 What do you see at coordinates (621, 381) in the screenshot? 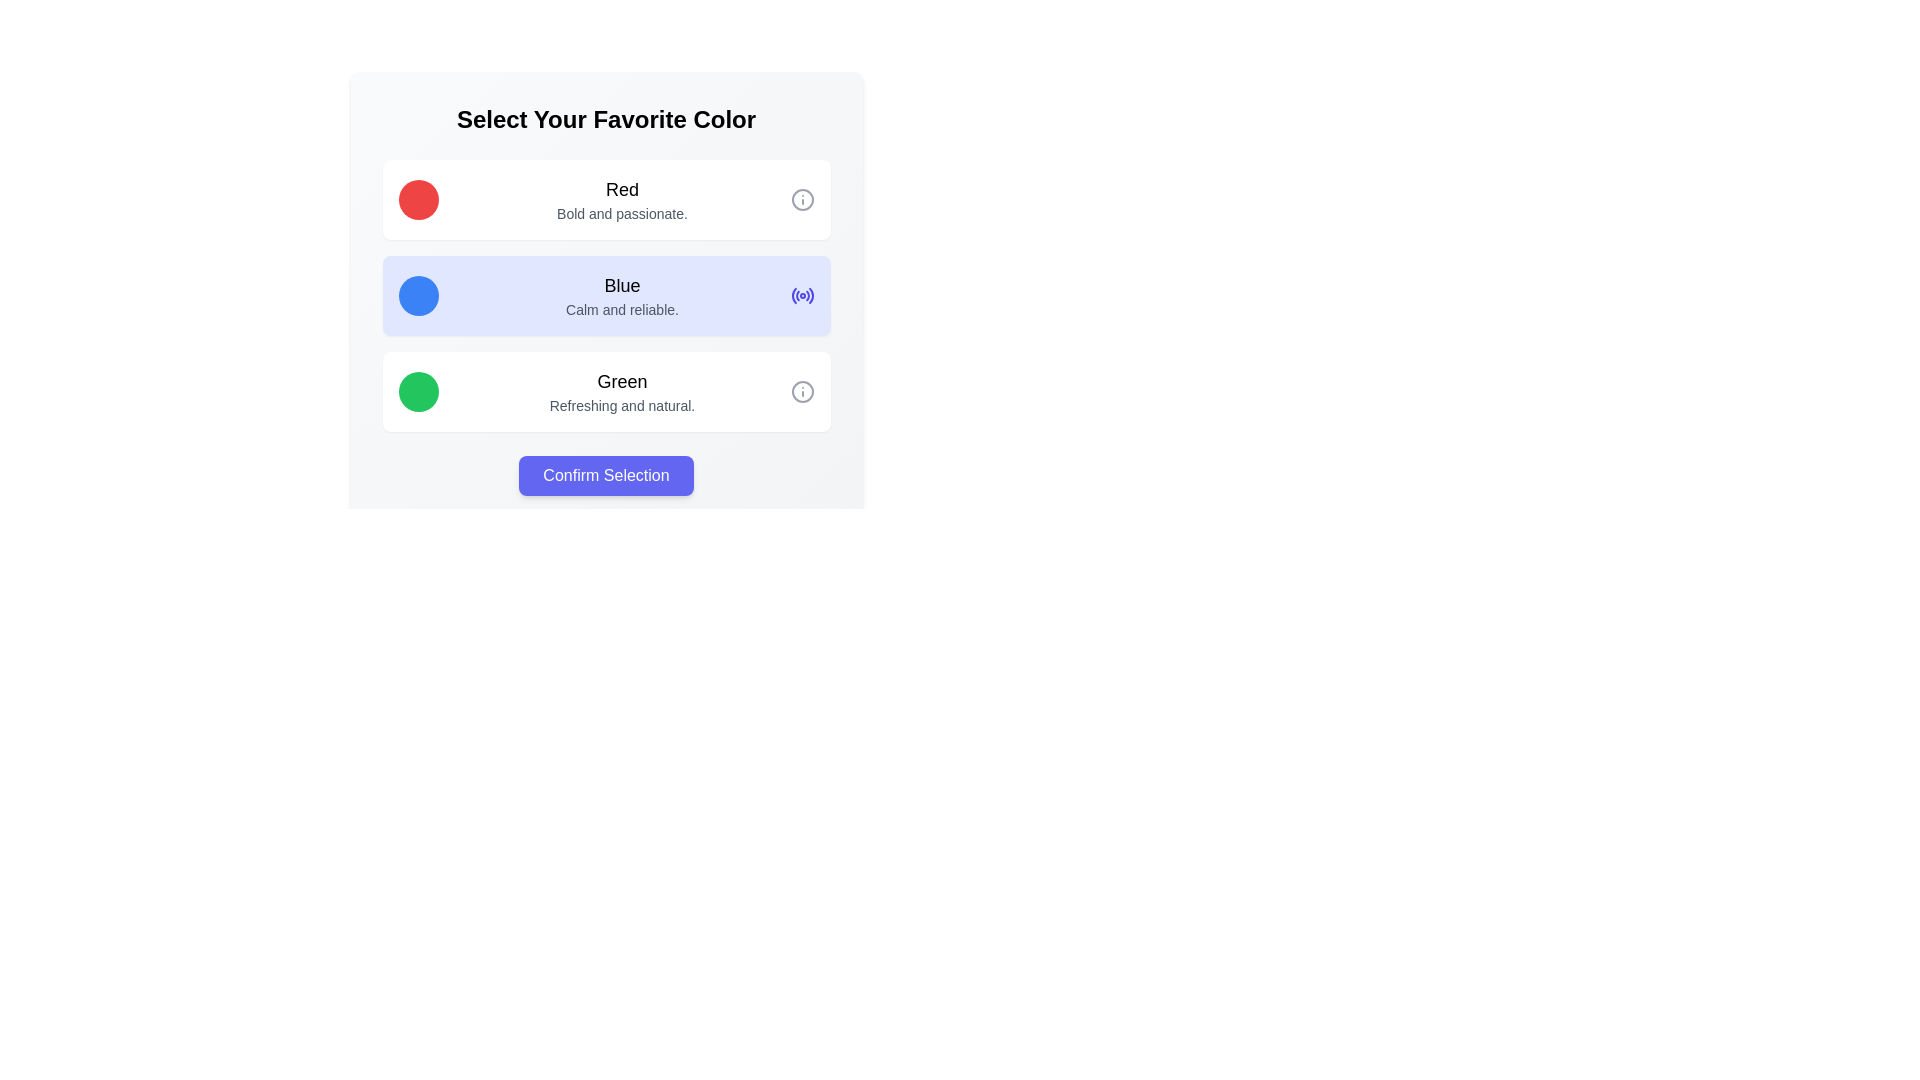
I see `the bold text label displaying 'Green' to inspect it` at bounding box center [621, 381].